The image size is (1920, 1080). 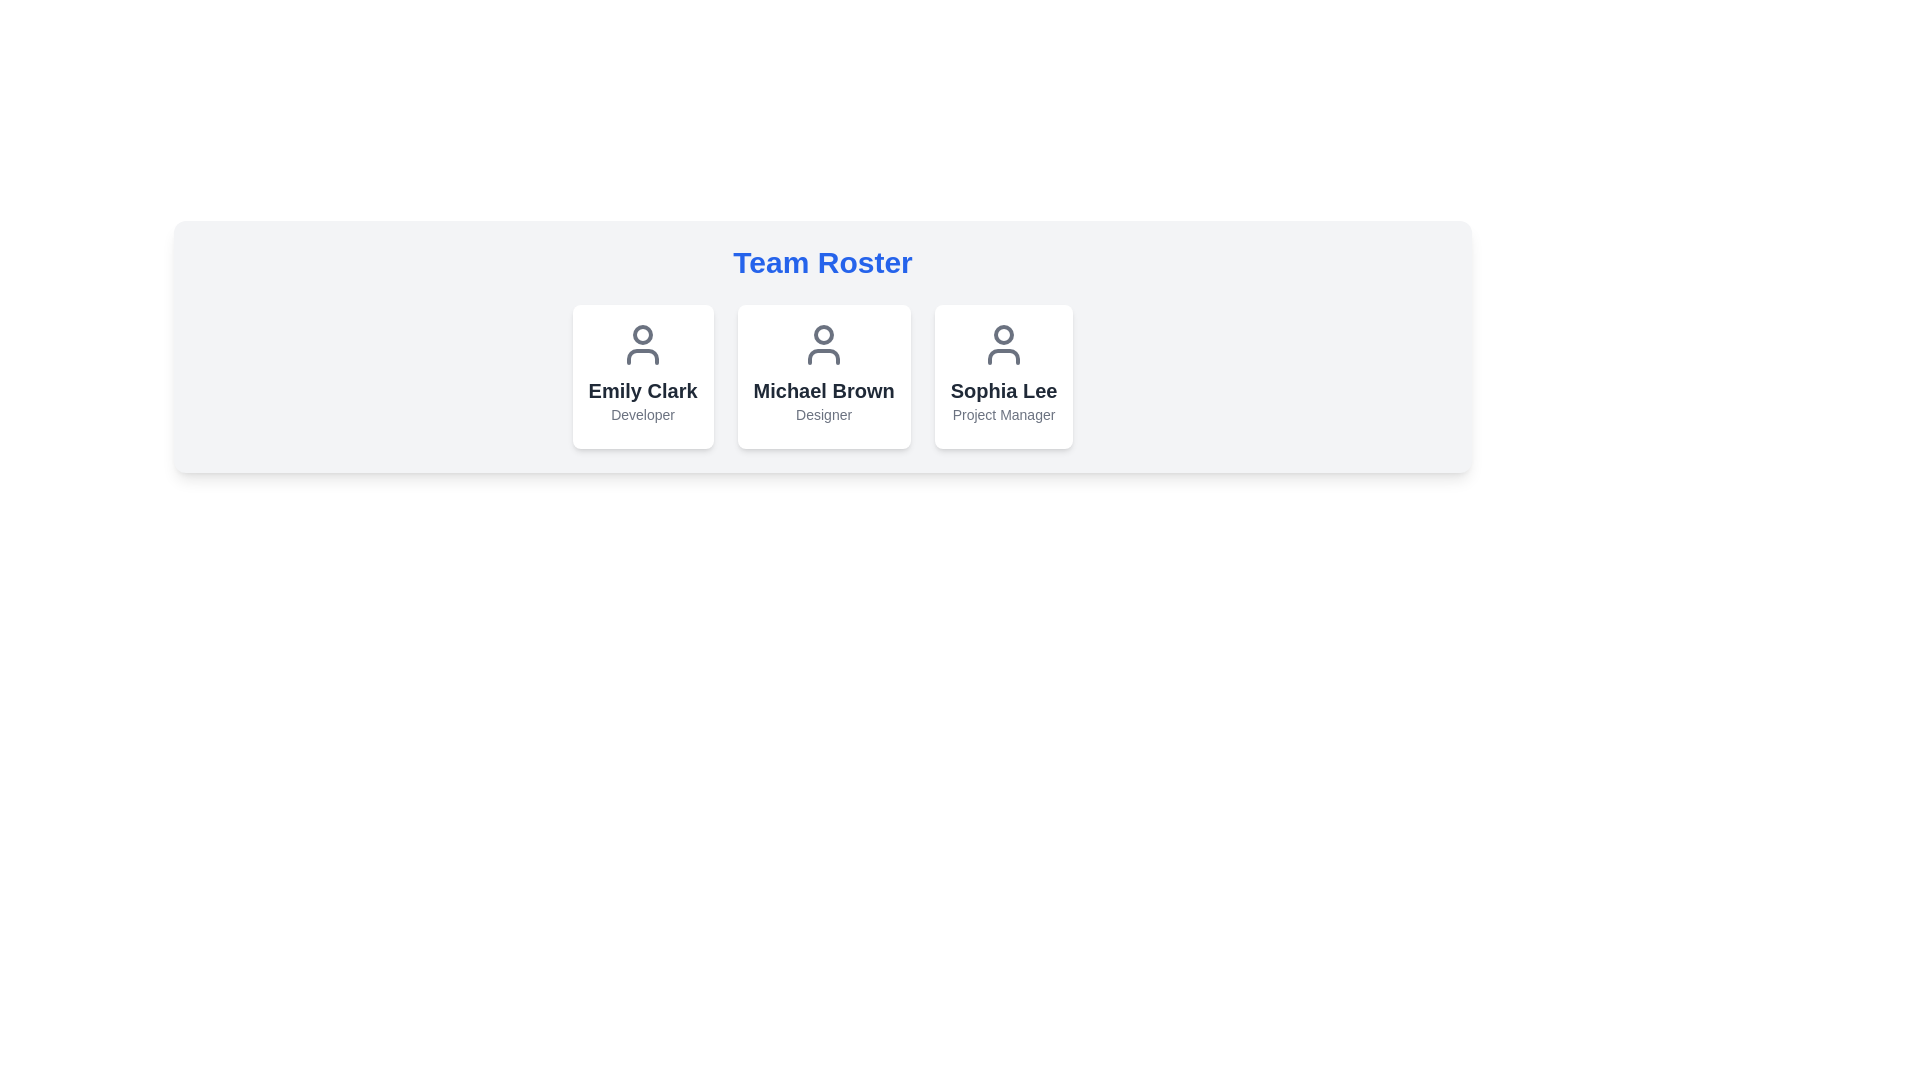 I want to click on the lower half of the user icon representing the profile of 'Emily Clark' in the team roster layout, so click(x=643, y=356).